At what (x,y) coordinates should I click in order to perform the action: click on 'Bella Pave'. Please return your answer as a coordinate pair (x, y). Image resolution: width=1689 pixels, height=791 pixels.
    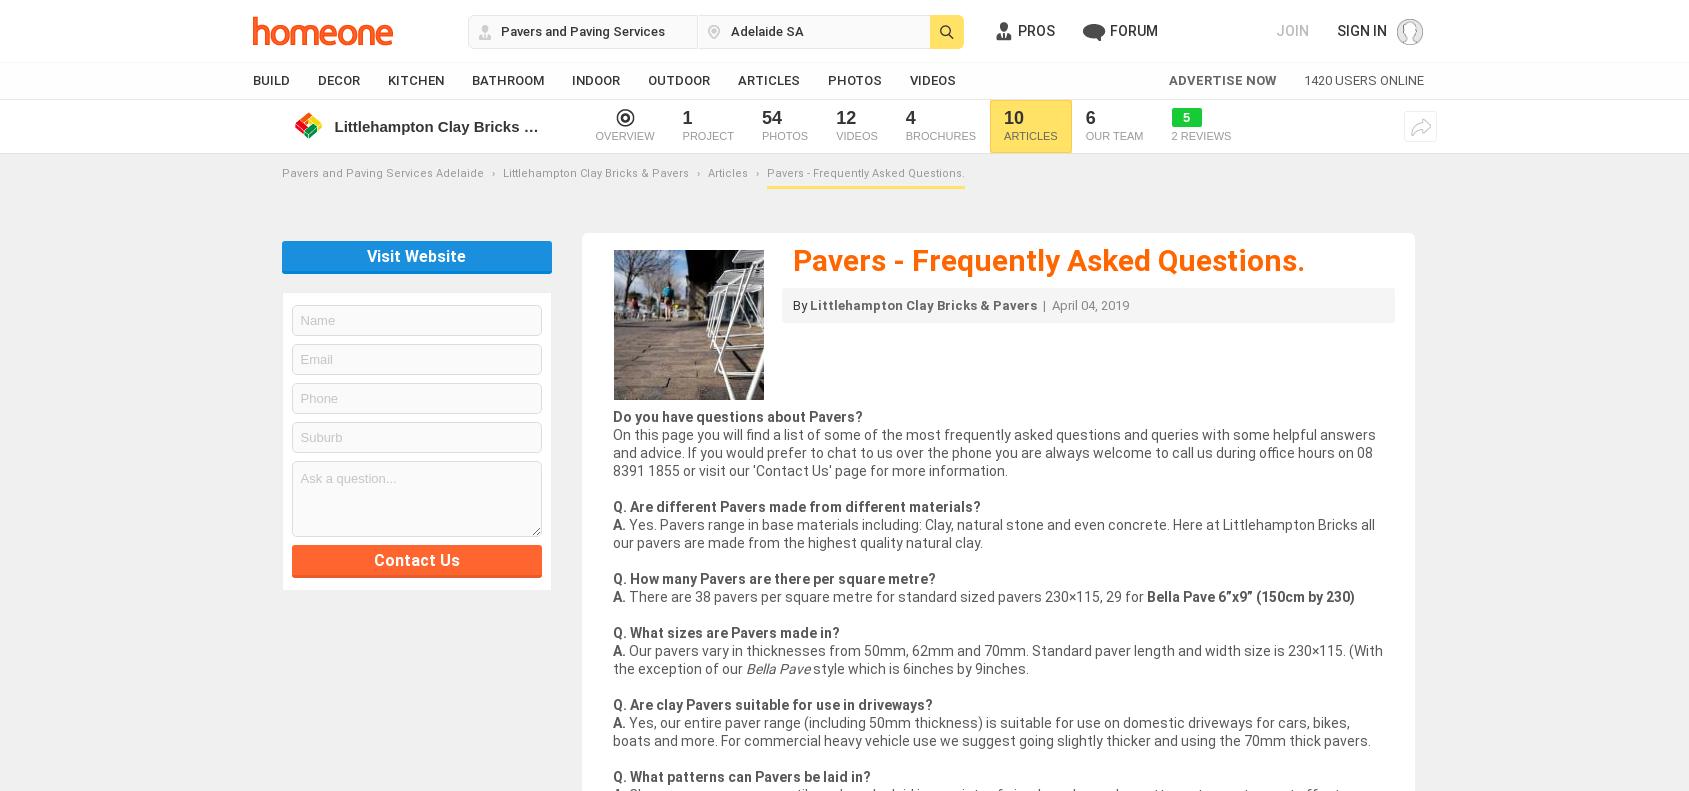
    Looking at the image, I should click on (775, 669).